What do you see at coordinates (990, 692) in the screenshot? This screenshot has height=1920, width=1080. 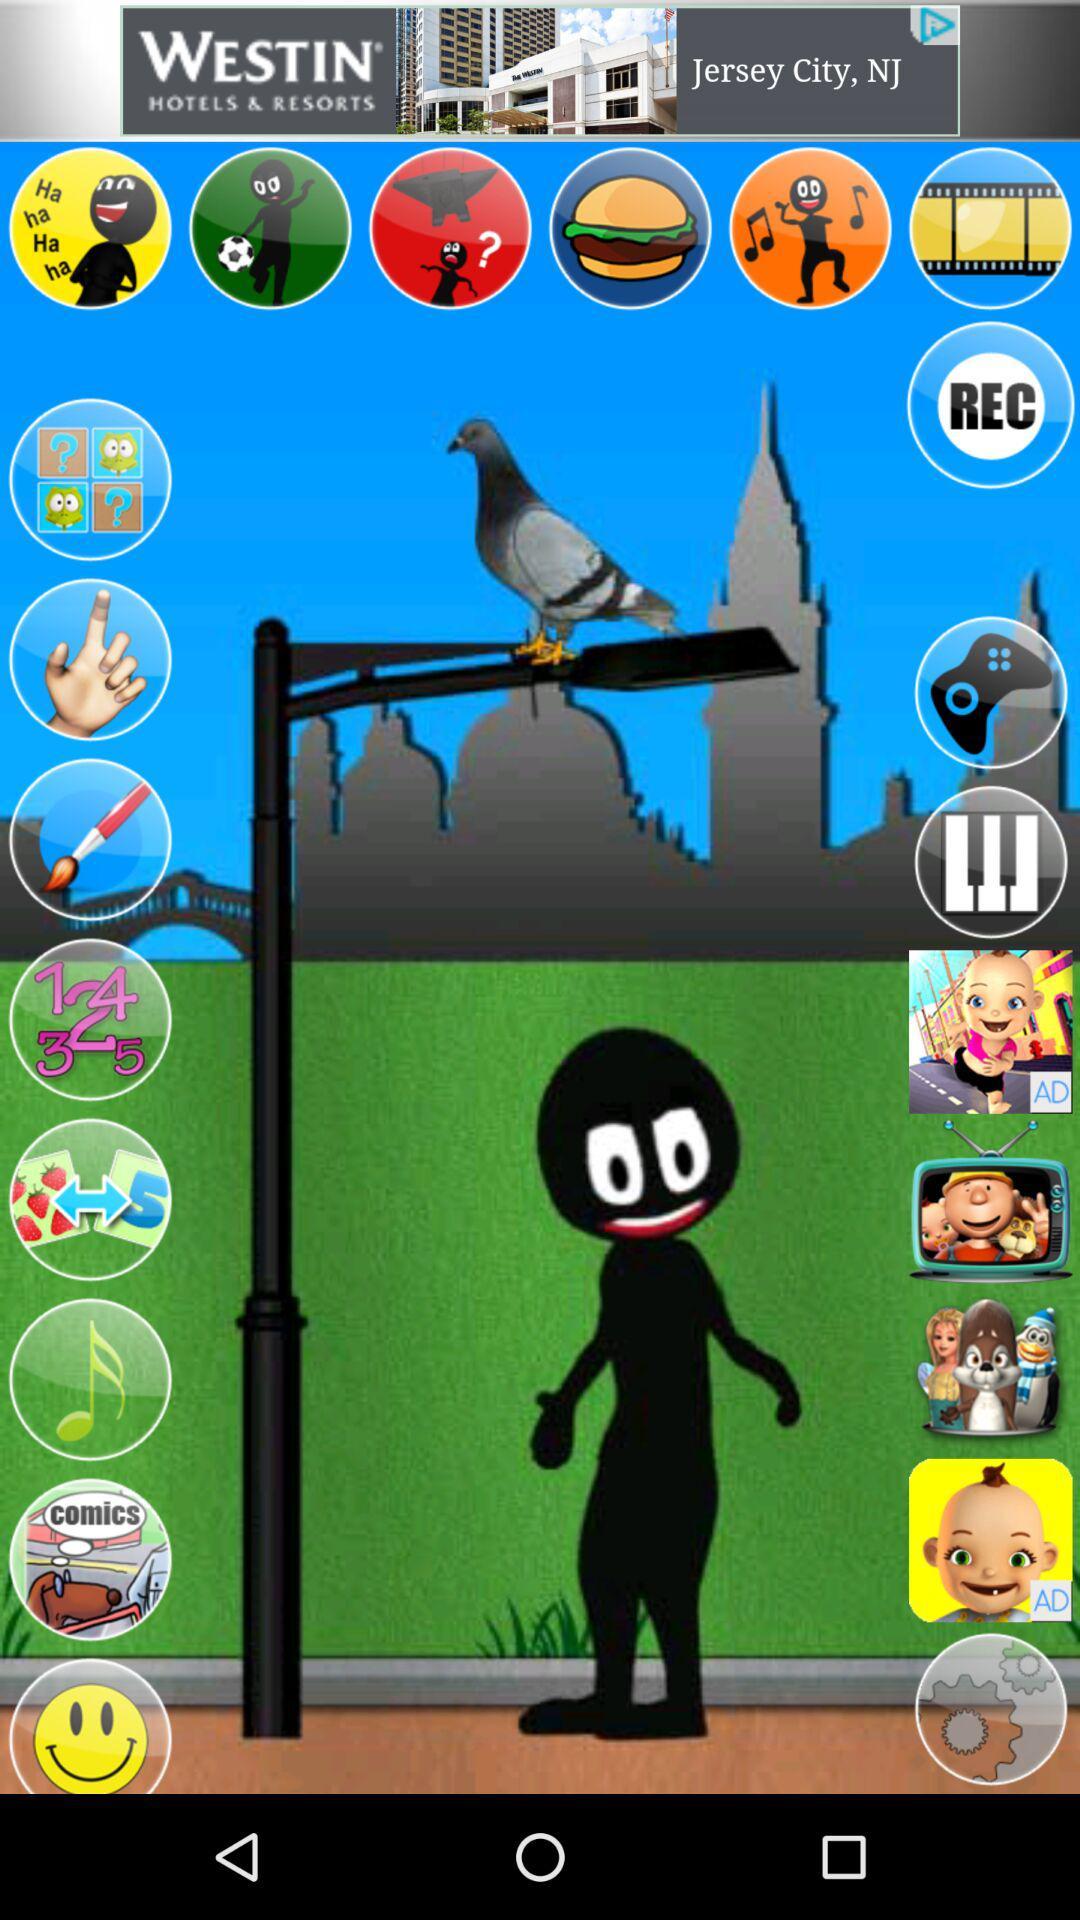 I see `go back` at bounding box center [990, 692].